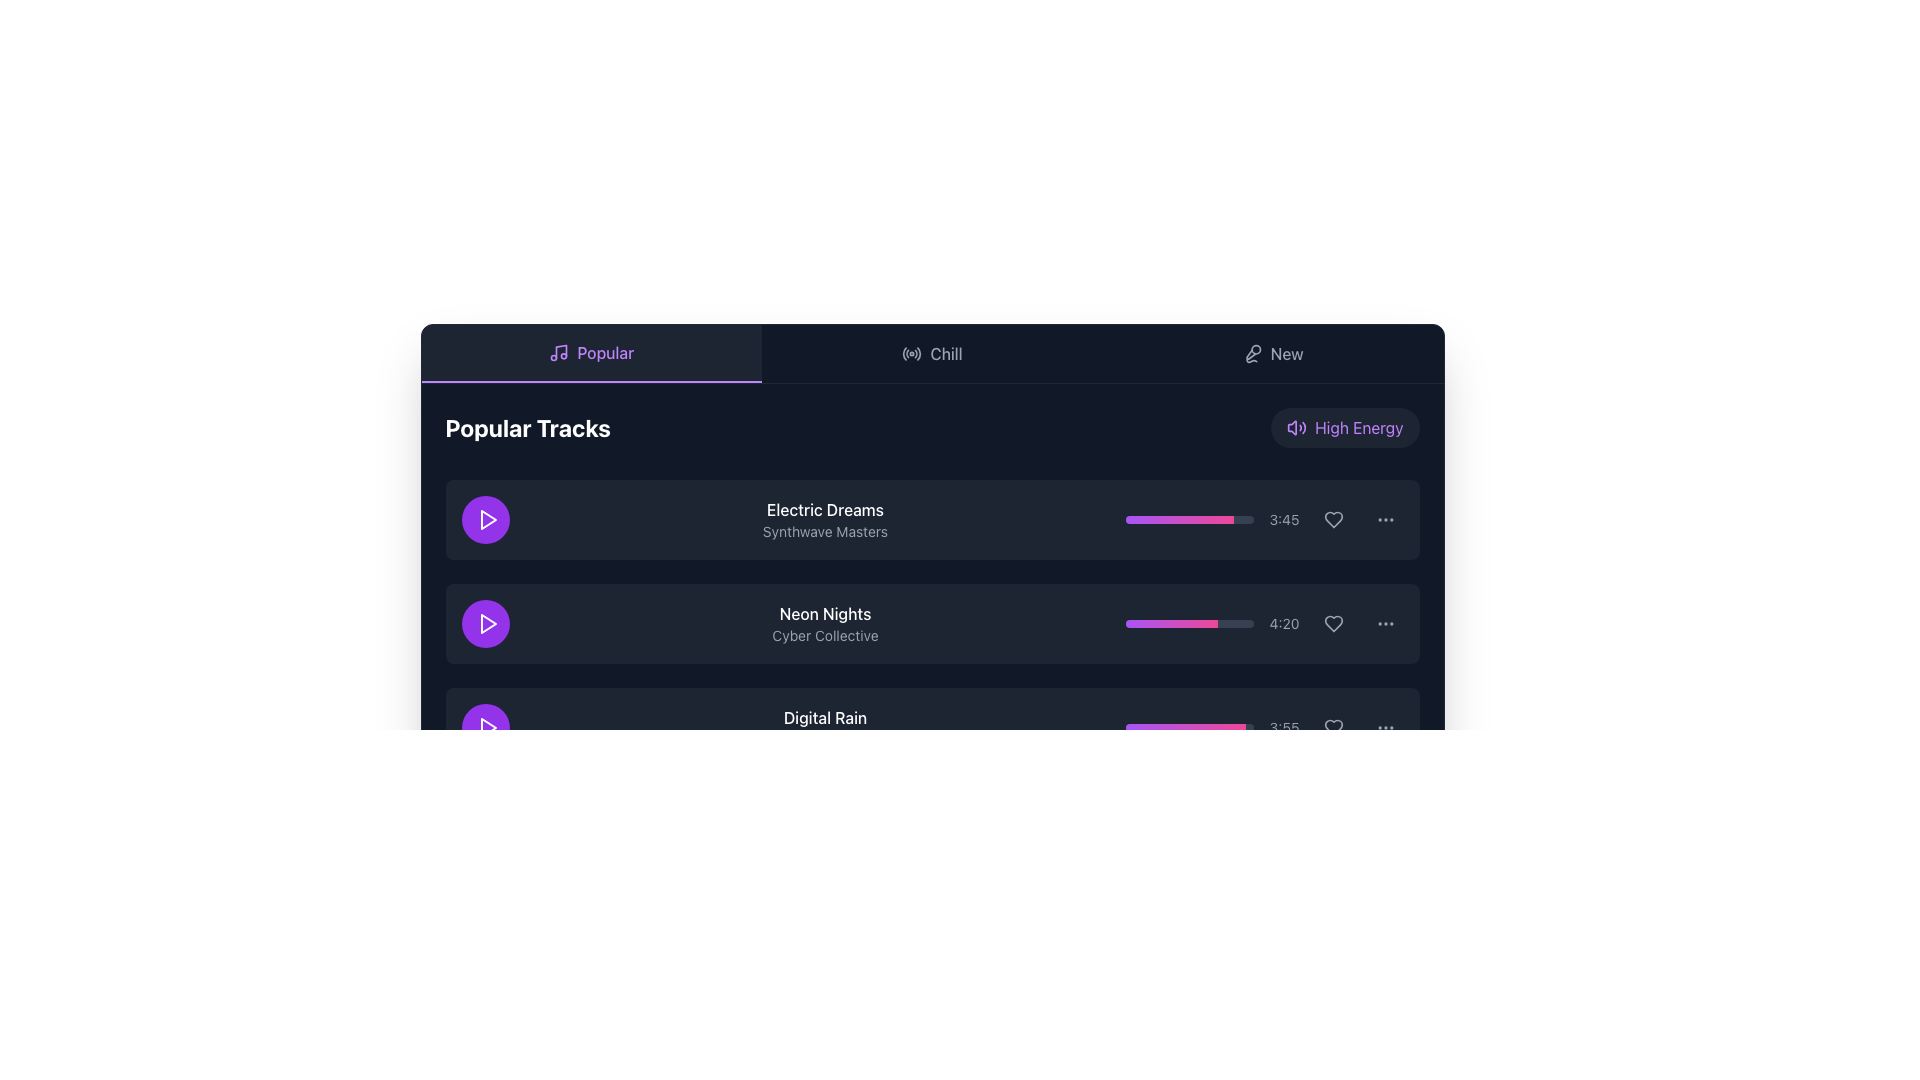  What do you see at coordinates (931, 353) in the screenshot?
I see `the 'Chill' tab navigation component to enable keyboard navigation` at bounding box center [931, 353].